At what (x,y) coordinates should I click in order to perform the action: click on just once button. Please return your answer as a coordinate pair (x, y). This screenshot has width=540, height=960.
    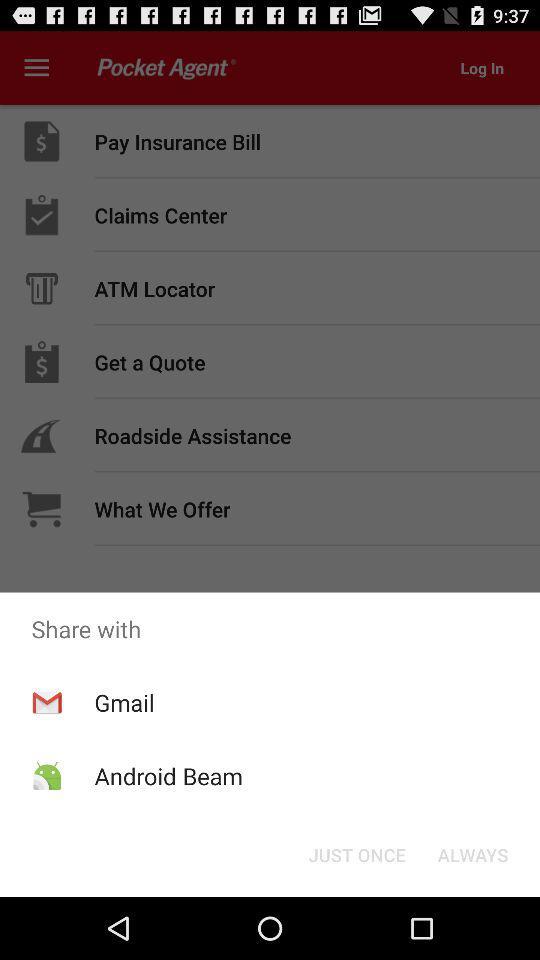
    Looking at the image, I should click on (356, 853).